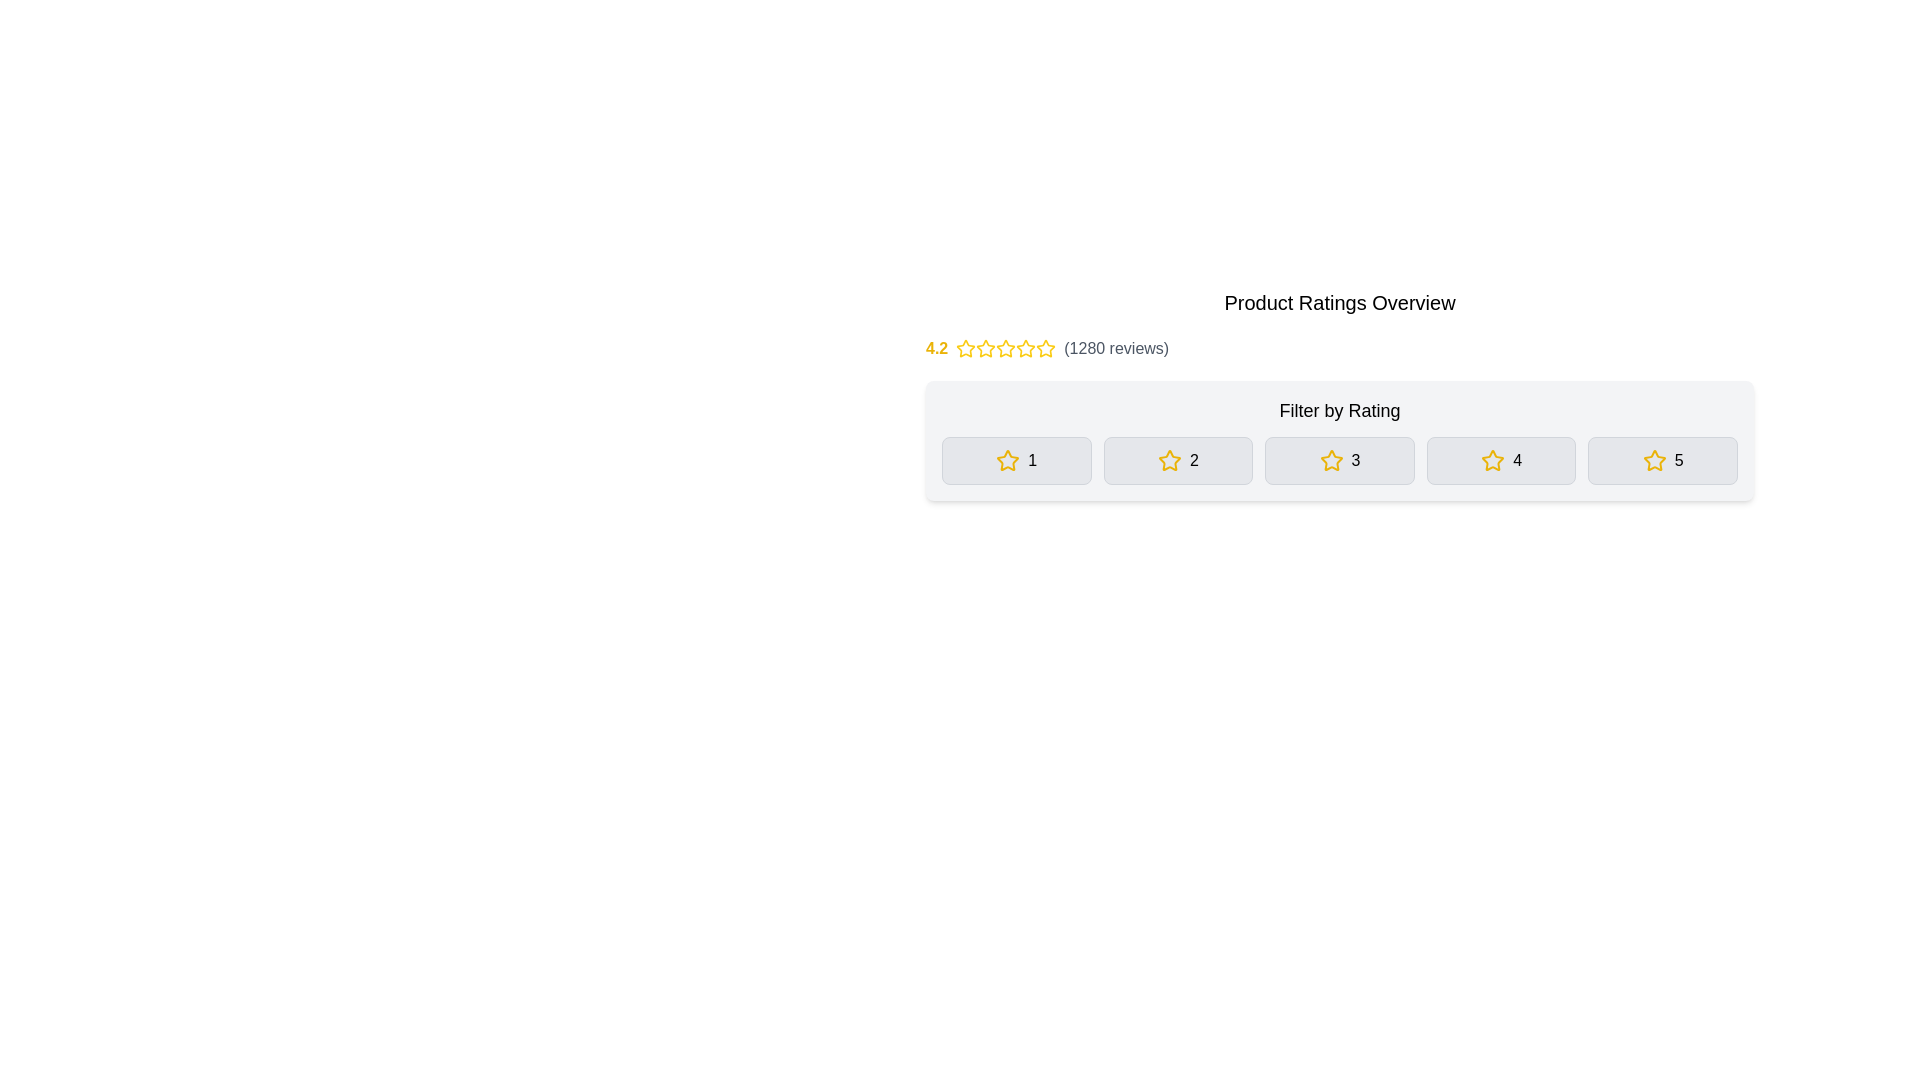 This screenshot has height=1080, width=1920. What do you see at coordinates (1654, 460) in the screenshot?
I see `the fifth hollow star icon in the 'Filter by Rating' section to trigger a tooltip or highlight effect` at bounding box center [1654, 460].